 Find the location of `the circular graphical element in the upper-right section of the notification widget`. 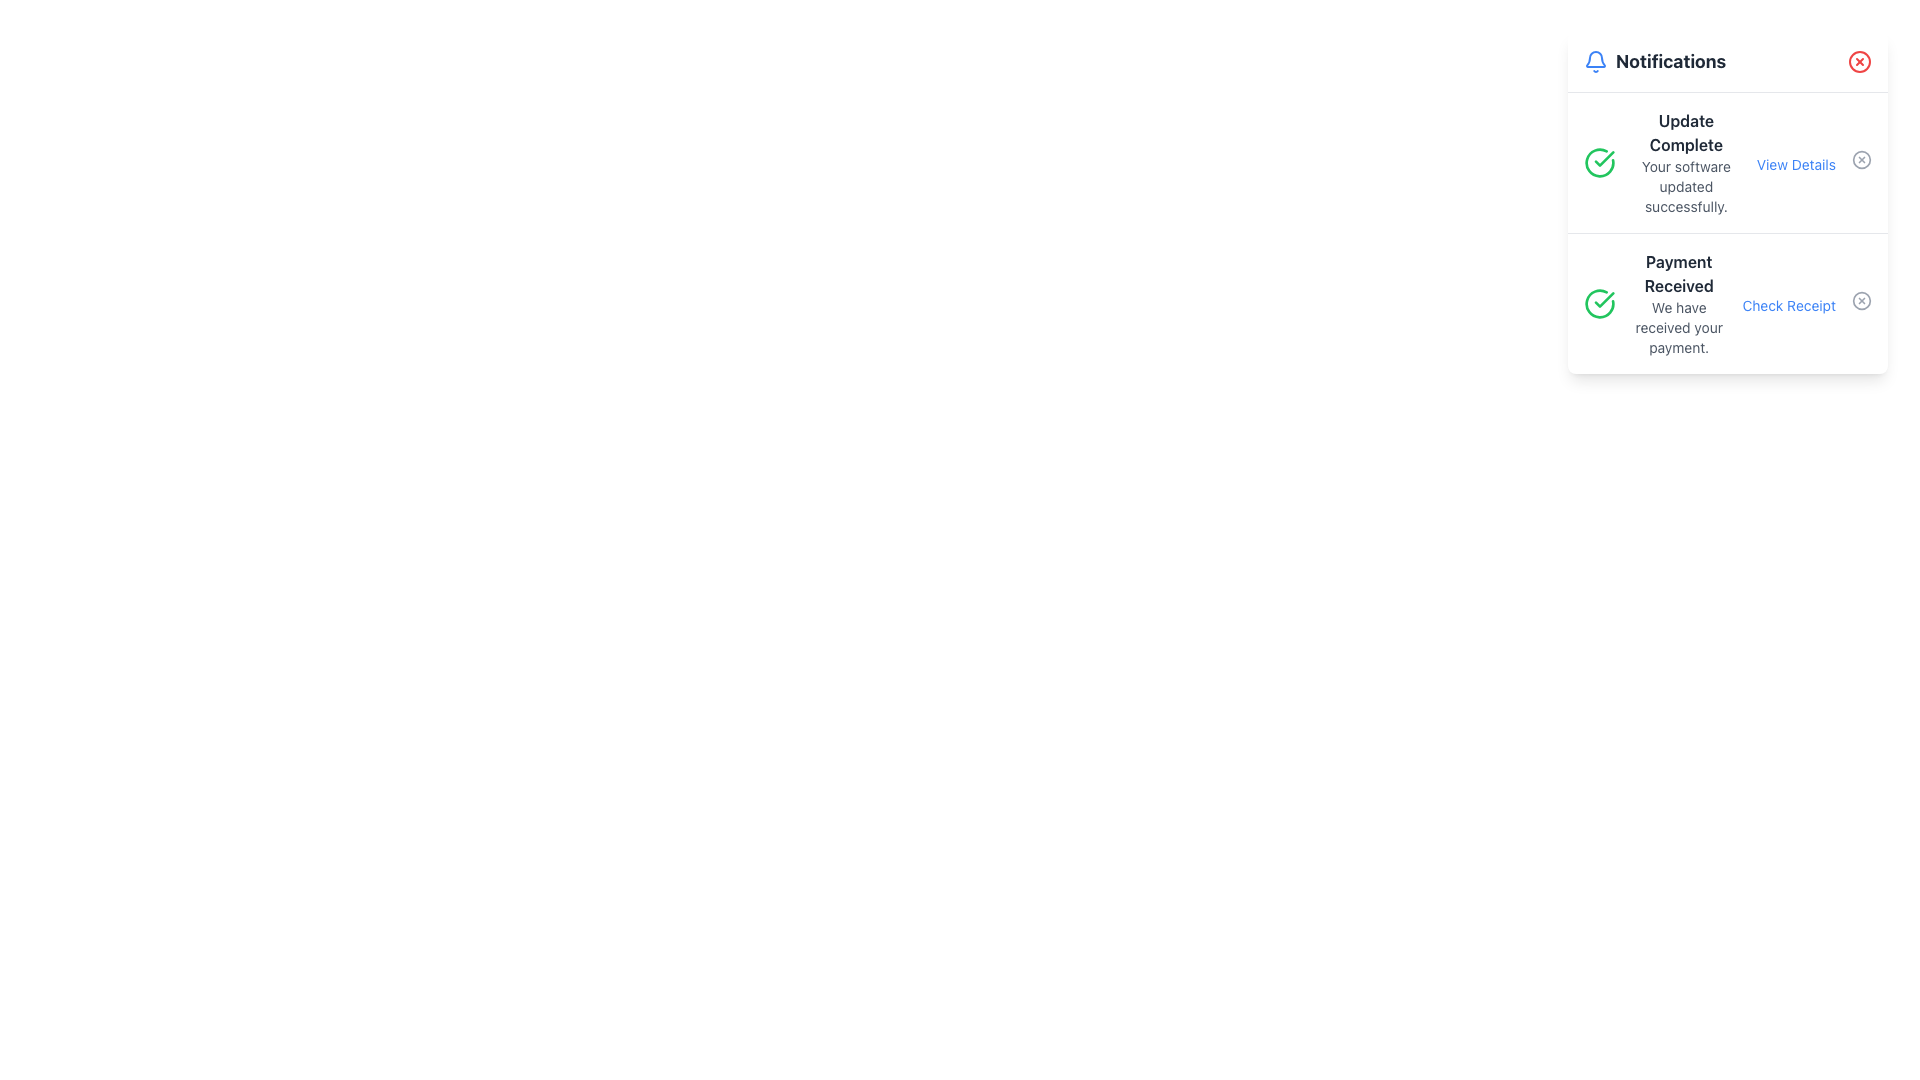

the circular graphical element in the upper-right section of the notification widget is located at coordinates (1861, 158).